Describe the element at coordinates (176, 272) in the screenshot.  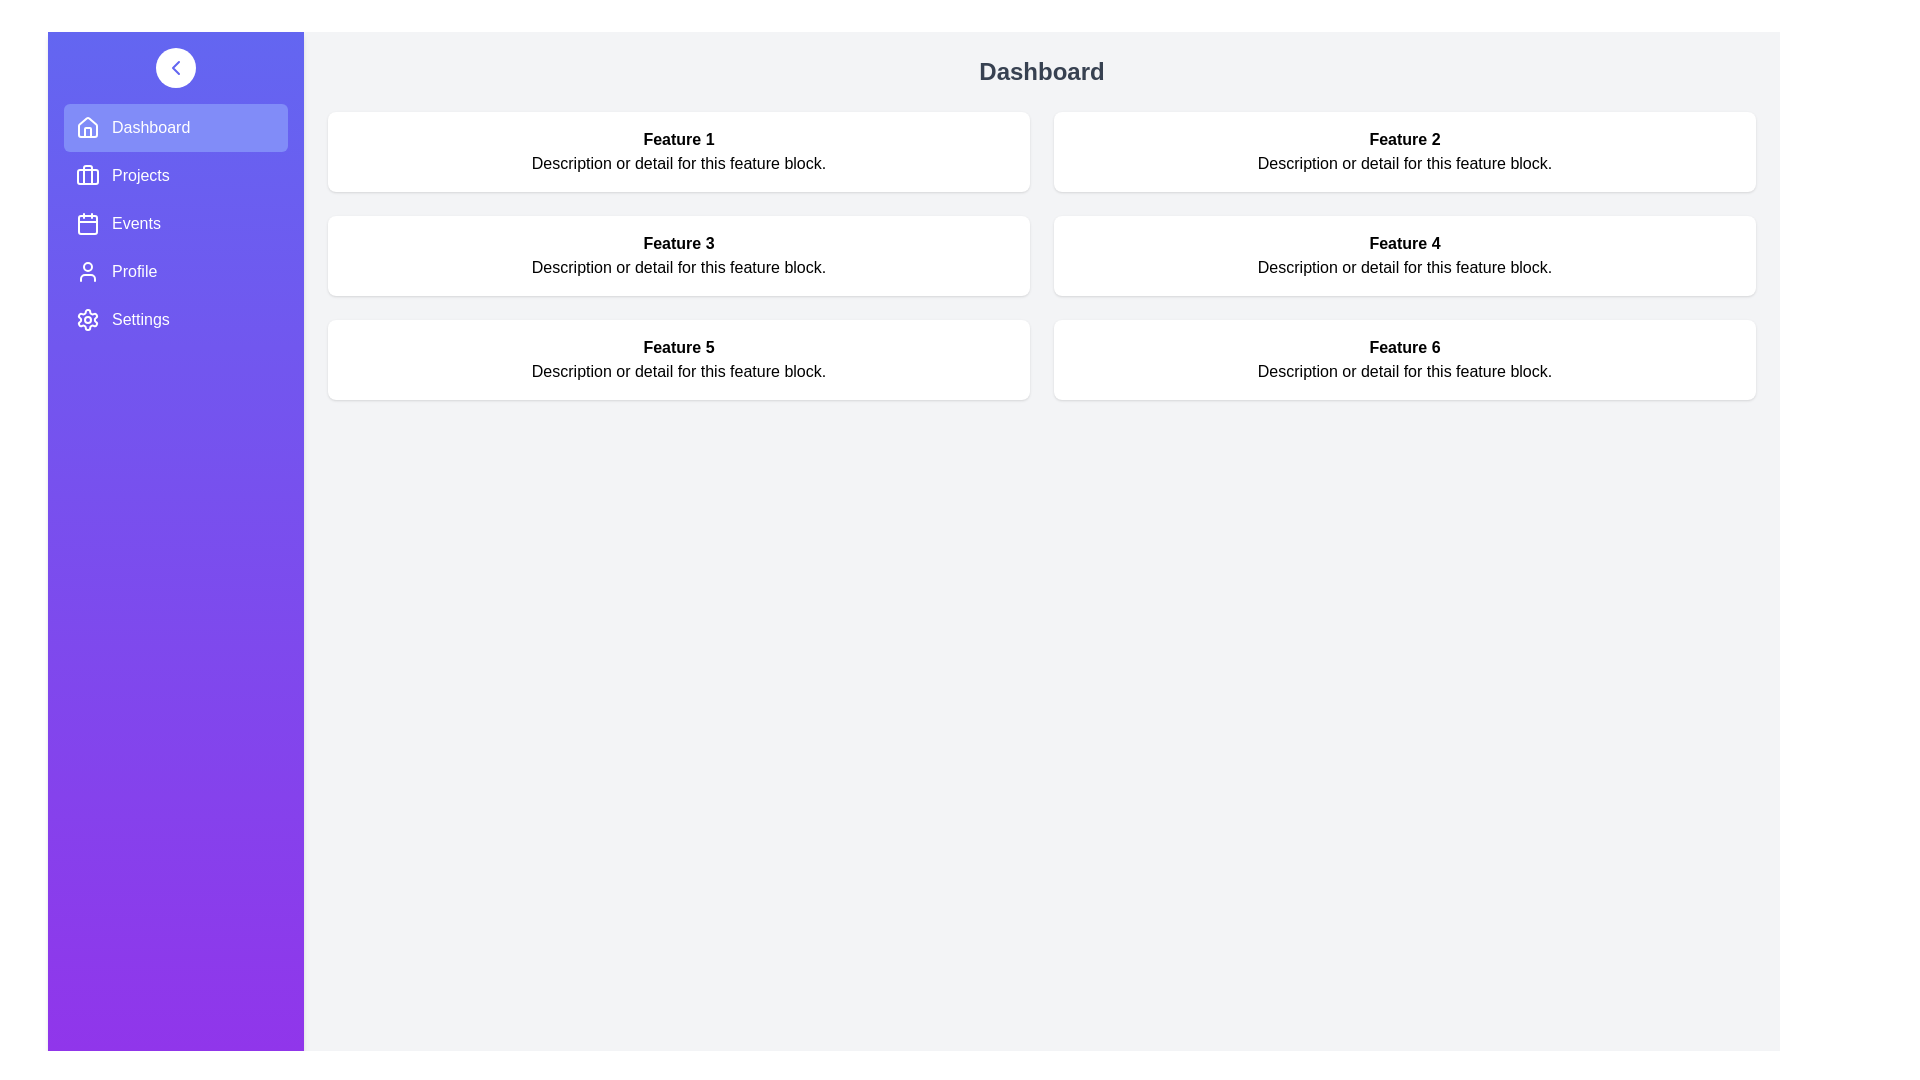
I see `the navigation menu item Profile` at that location.